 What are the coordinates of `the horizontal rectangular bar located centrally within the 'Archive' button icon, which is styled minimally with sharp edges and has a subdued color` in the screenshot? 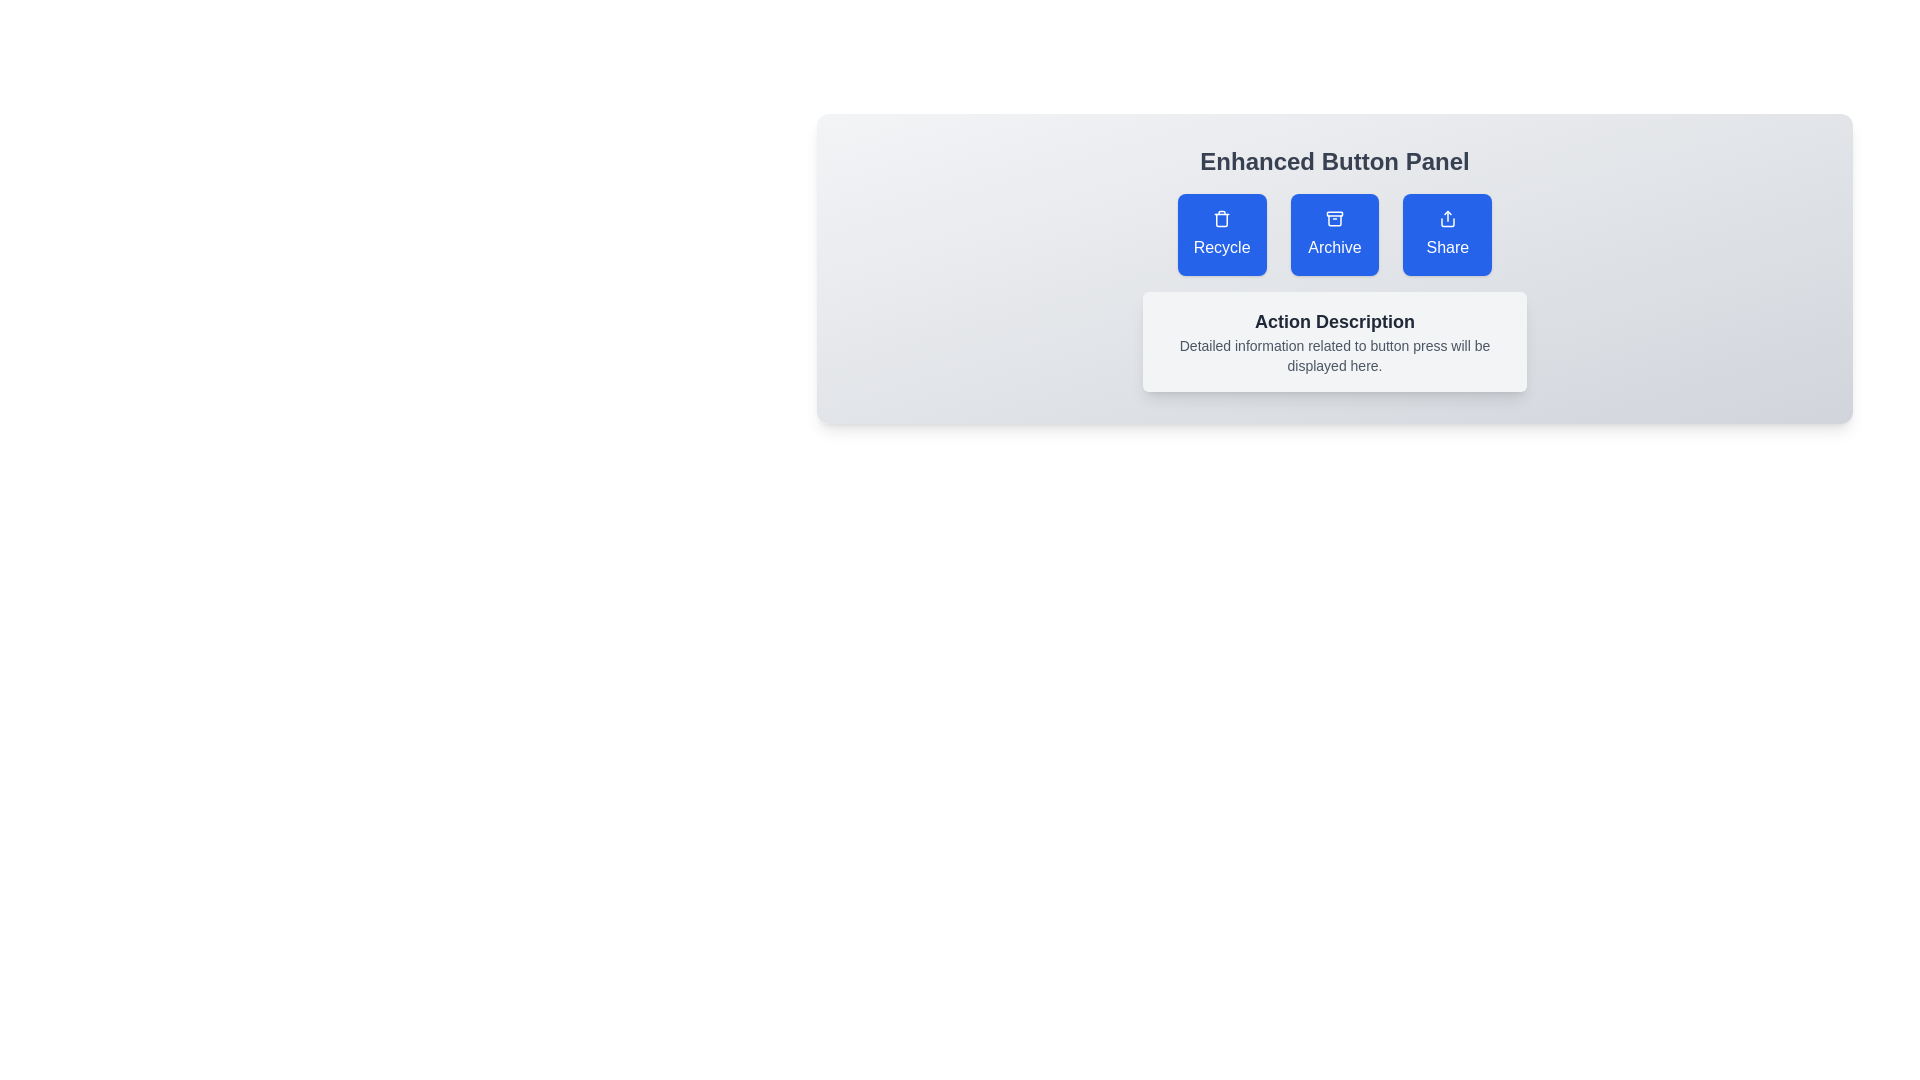 It's located at (1334, 213).